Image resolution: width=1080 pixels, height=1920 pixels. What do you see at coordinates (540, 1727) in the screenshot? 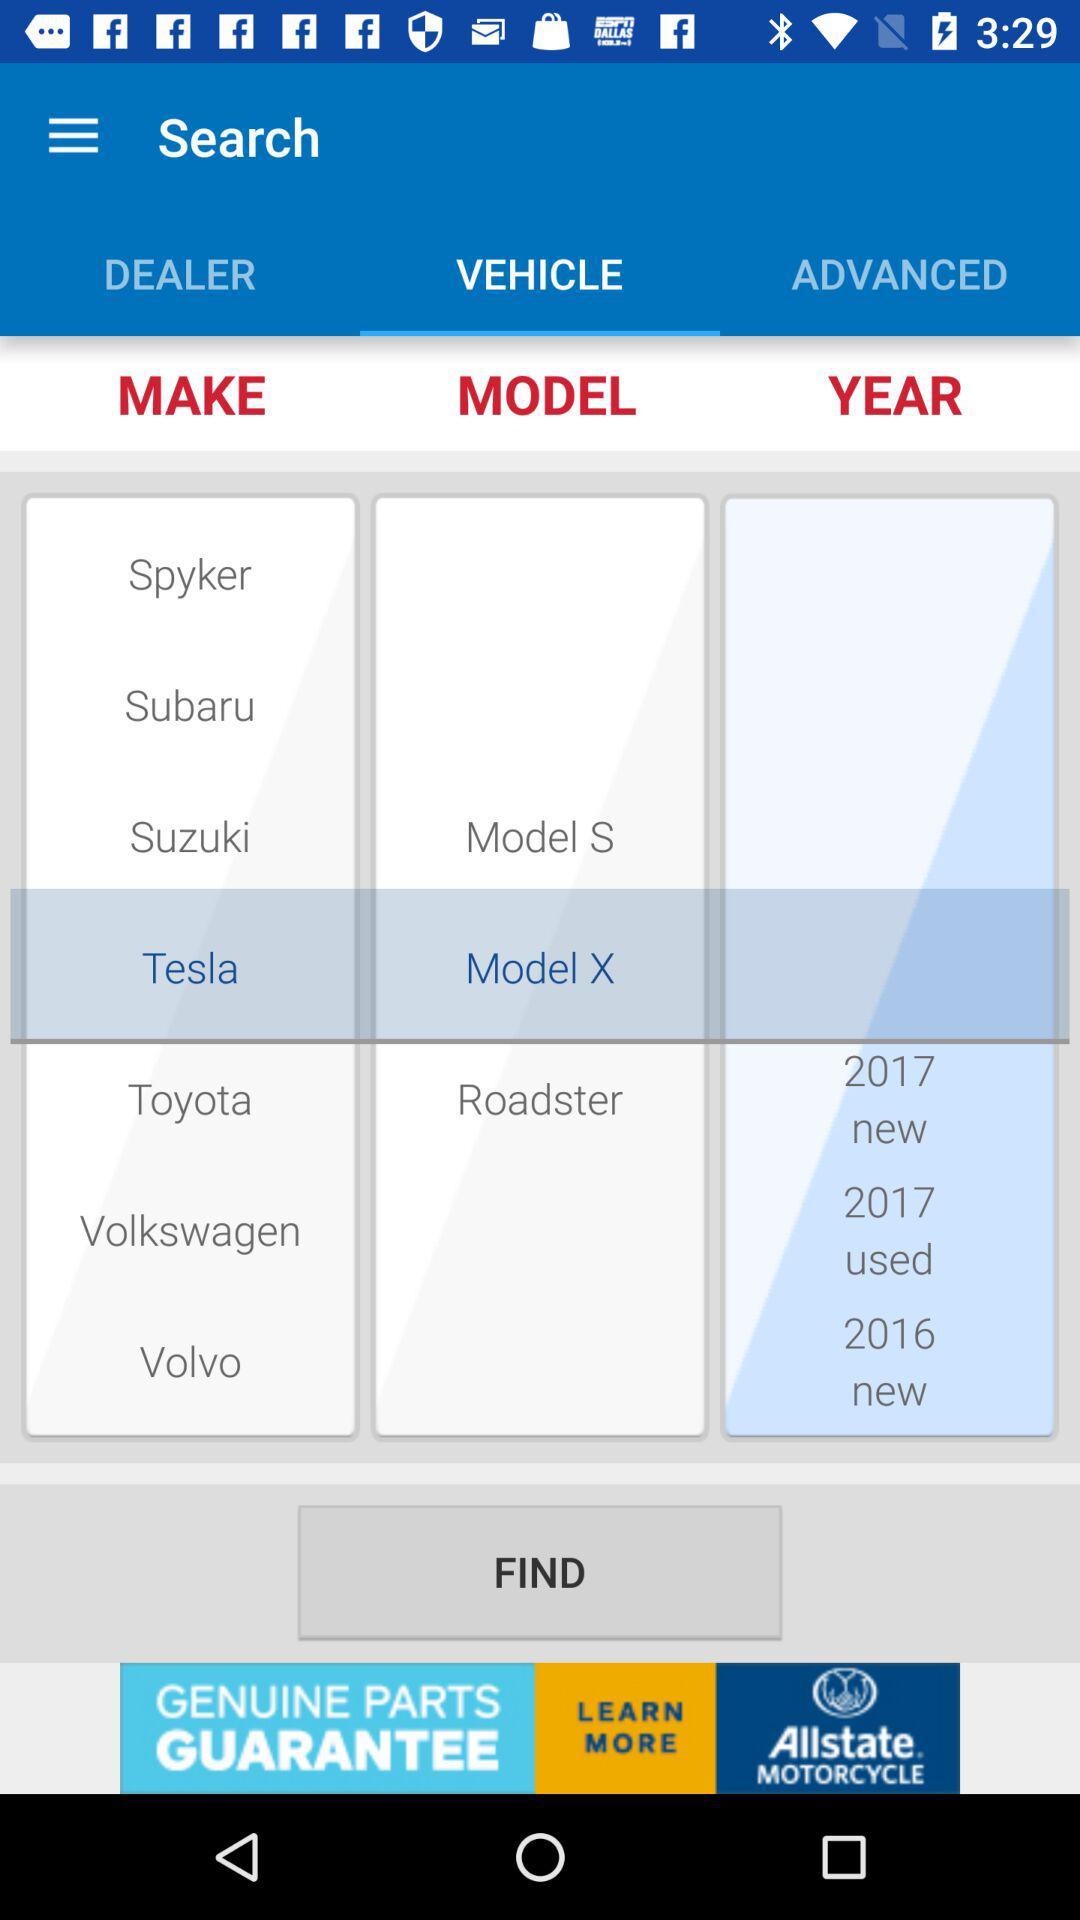
I see `open advertisement` at bounding box center [540, 1727].